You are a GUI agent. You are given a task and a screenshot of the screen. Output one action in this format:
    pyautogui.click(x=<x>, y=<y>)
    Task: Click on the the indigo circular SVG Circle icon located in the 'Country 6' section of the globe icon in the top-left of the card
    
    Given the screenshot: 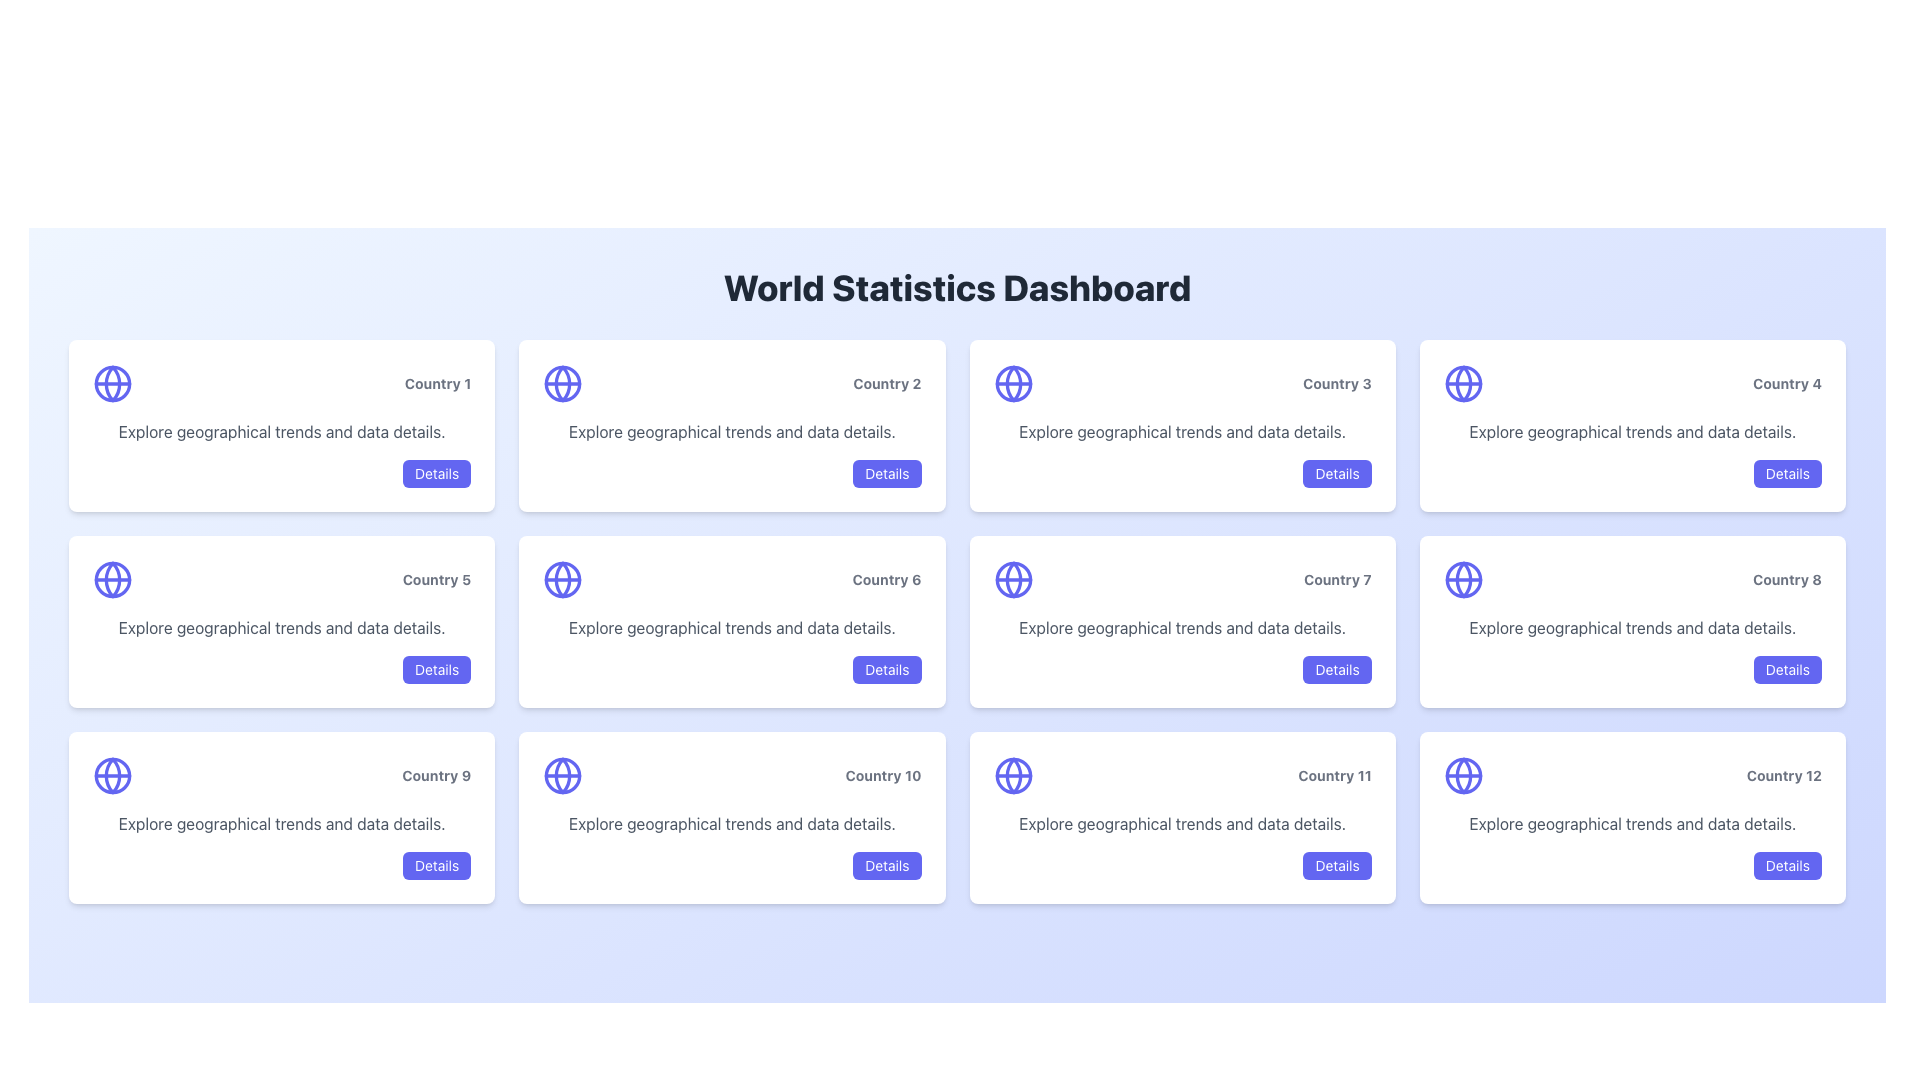 What is the action you would take?
    pyautogui.click(x=562, y=579)
    